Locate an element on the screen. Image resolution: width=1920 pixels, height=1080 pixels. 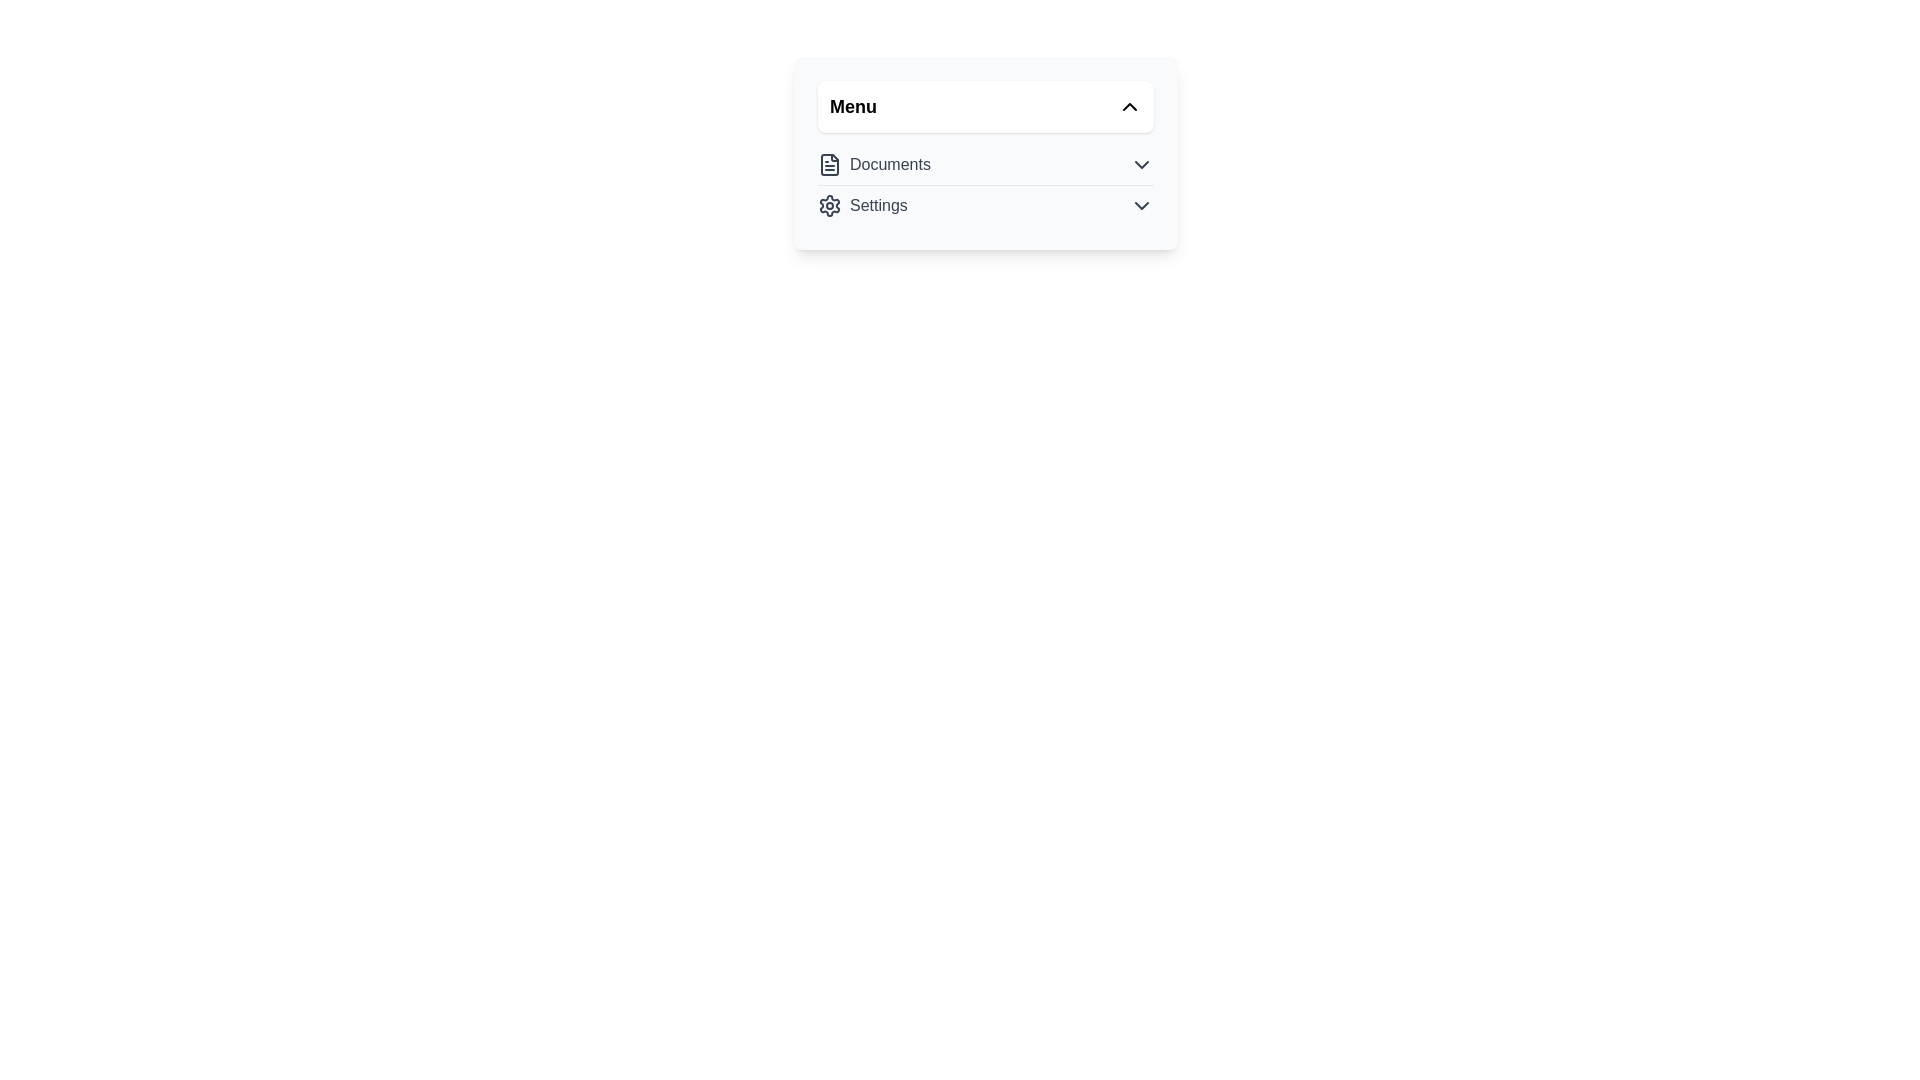
the red document icon with a folded upper-right corner that represents 'Documents' in the menu interface is located at coordinates (830, 164).